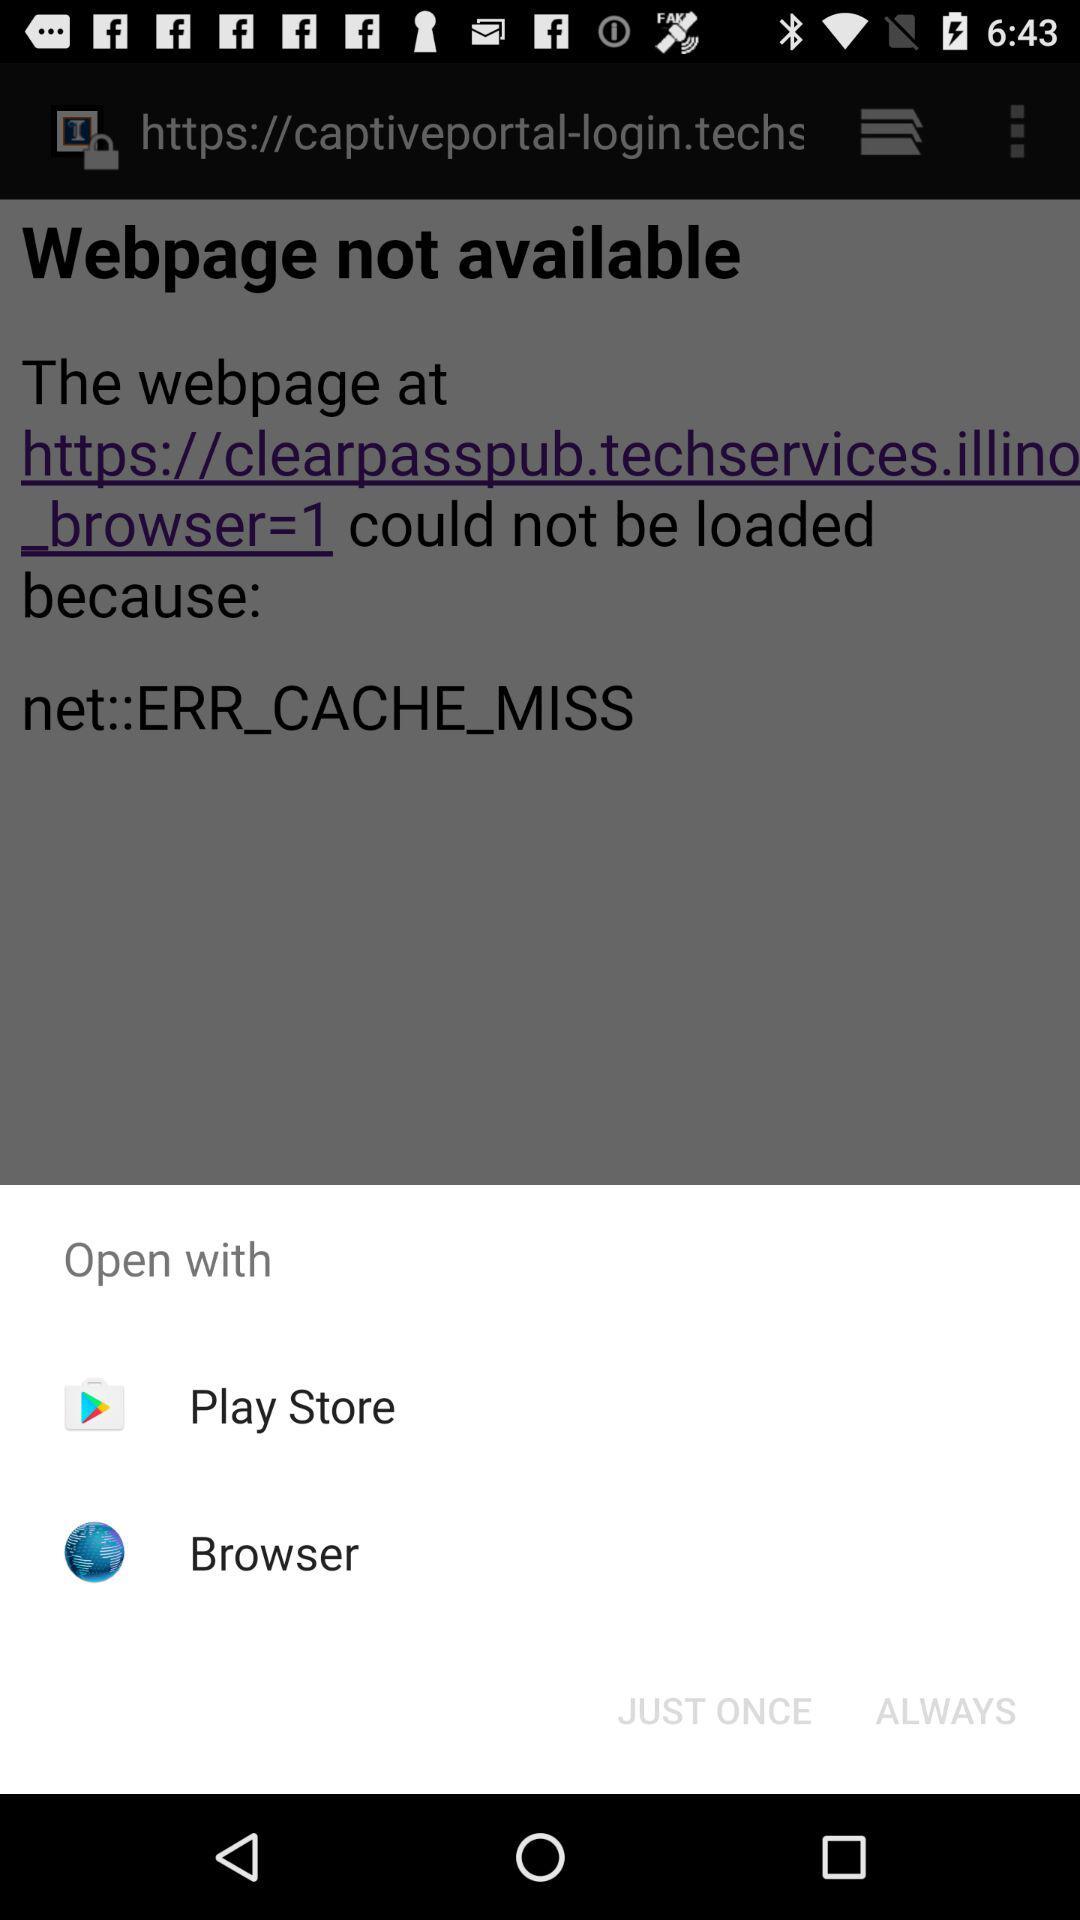 This screenshot has width=1080, height=1920. Describe the element at coordinates (945, 1708) in the screenshot. I see `the always` at that location.